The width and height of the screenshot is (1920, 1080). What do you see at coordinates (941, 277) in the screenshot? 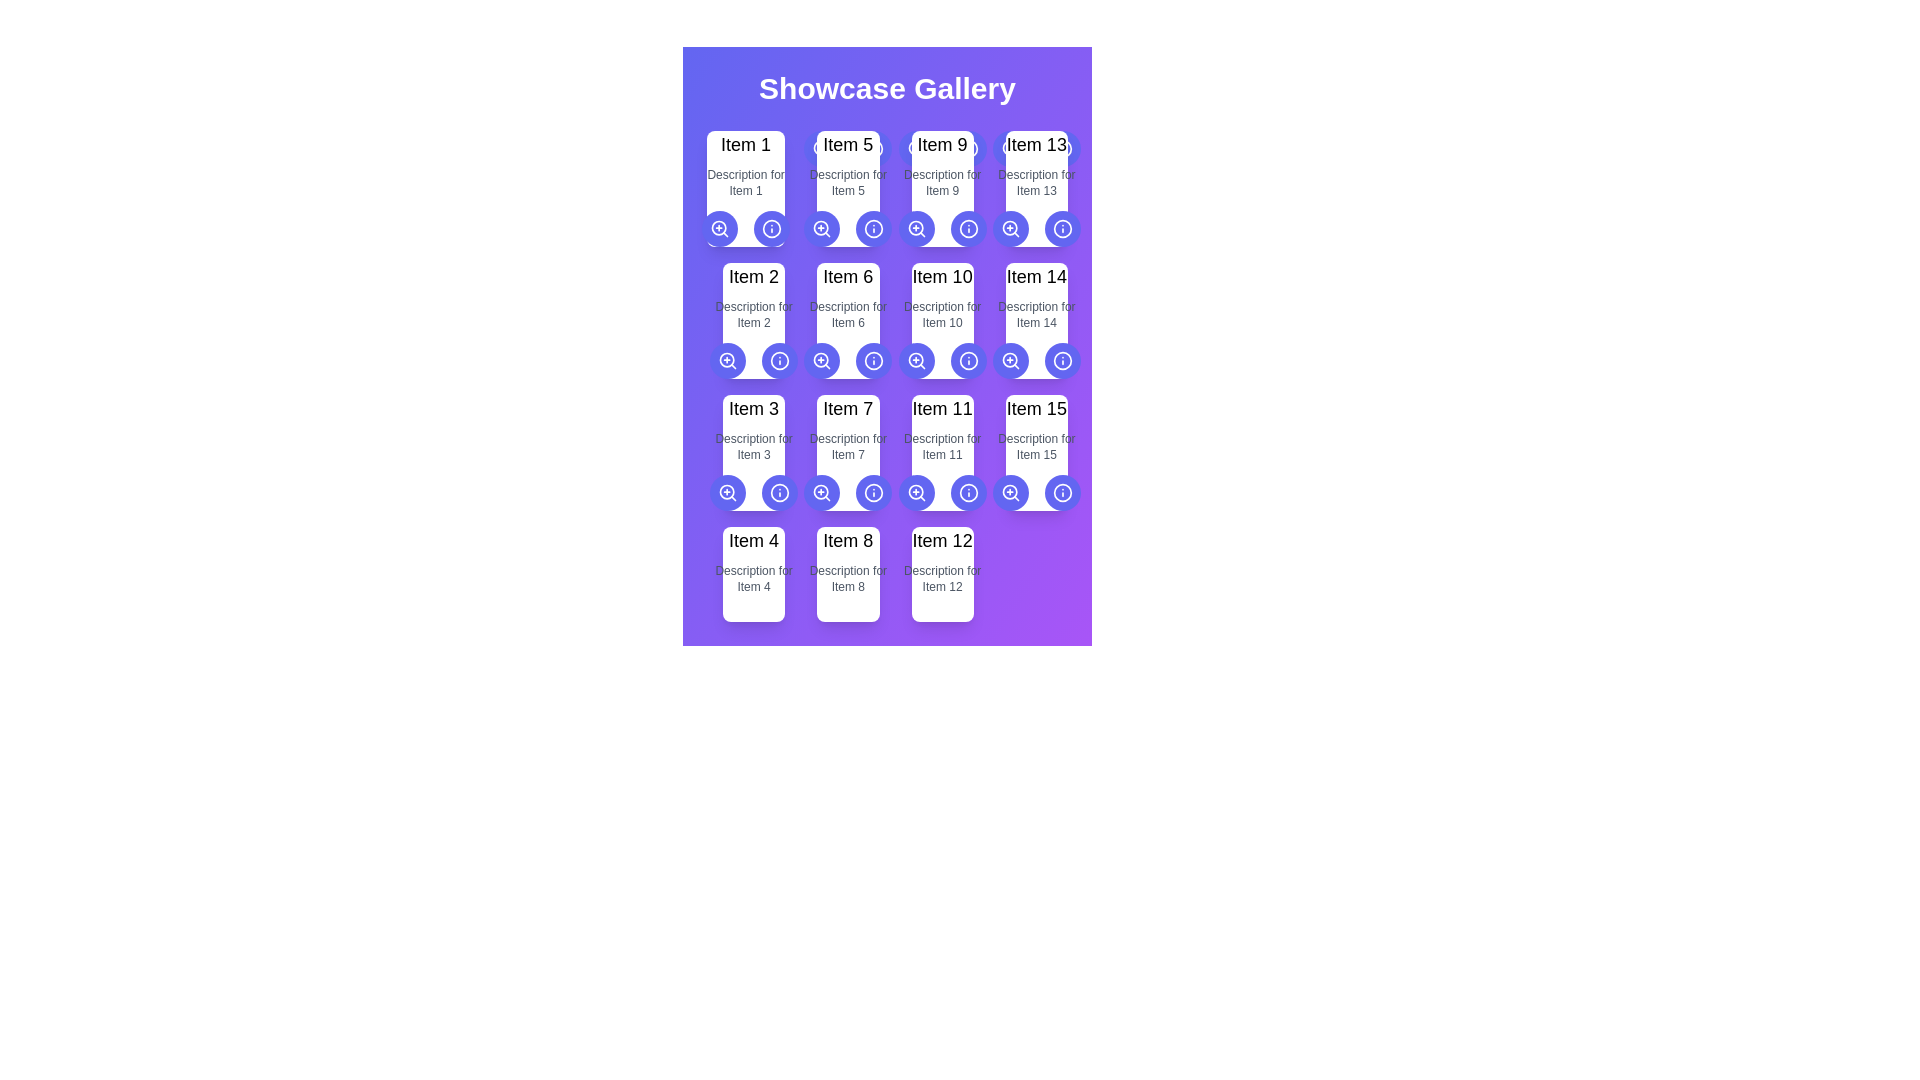
I see `the text label that serves as the header for the card, located in the third row and third column of the grid layout` at bounding box center [941, 277].